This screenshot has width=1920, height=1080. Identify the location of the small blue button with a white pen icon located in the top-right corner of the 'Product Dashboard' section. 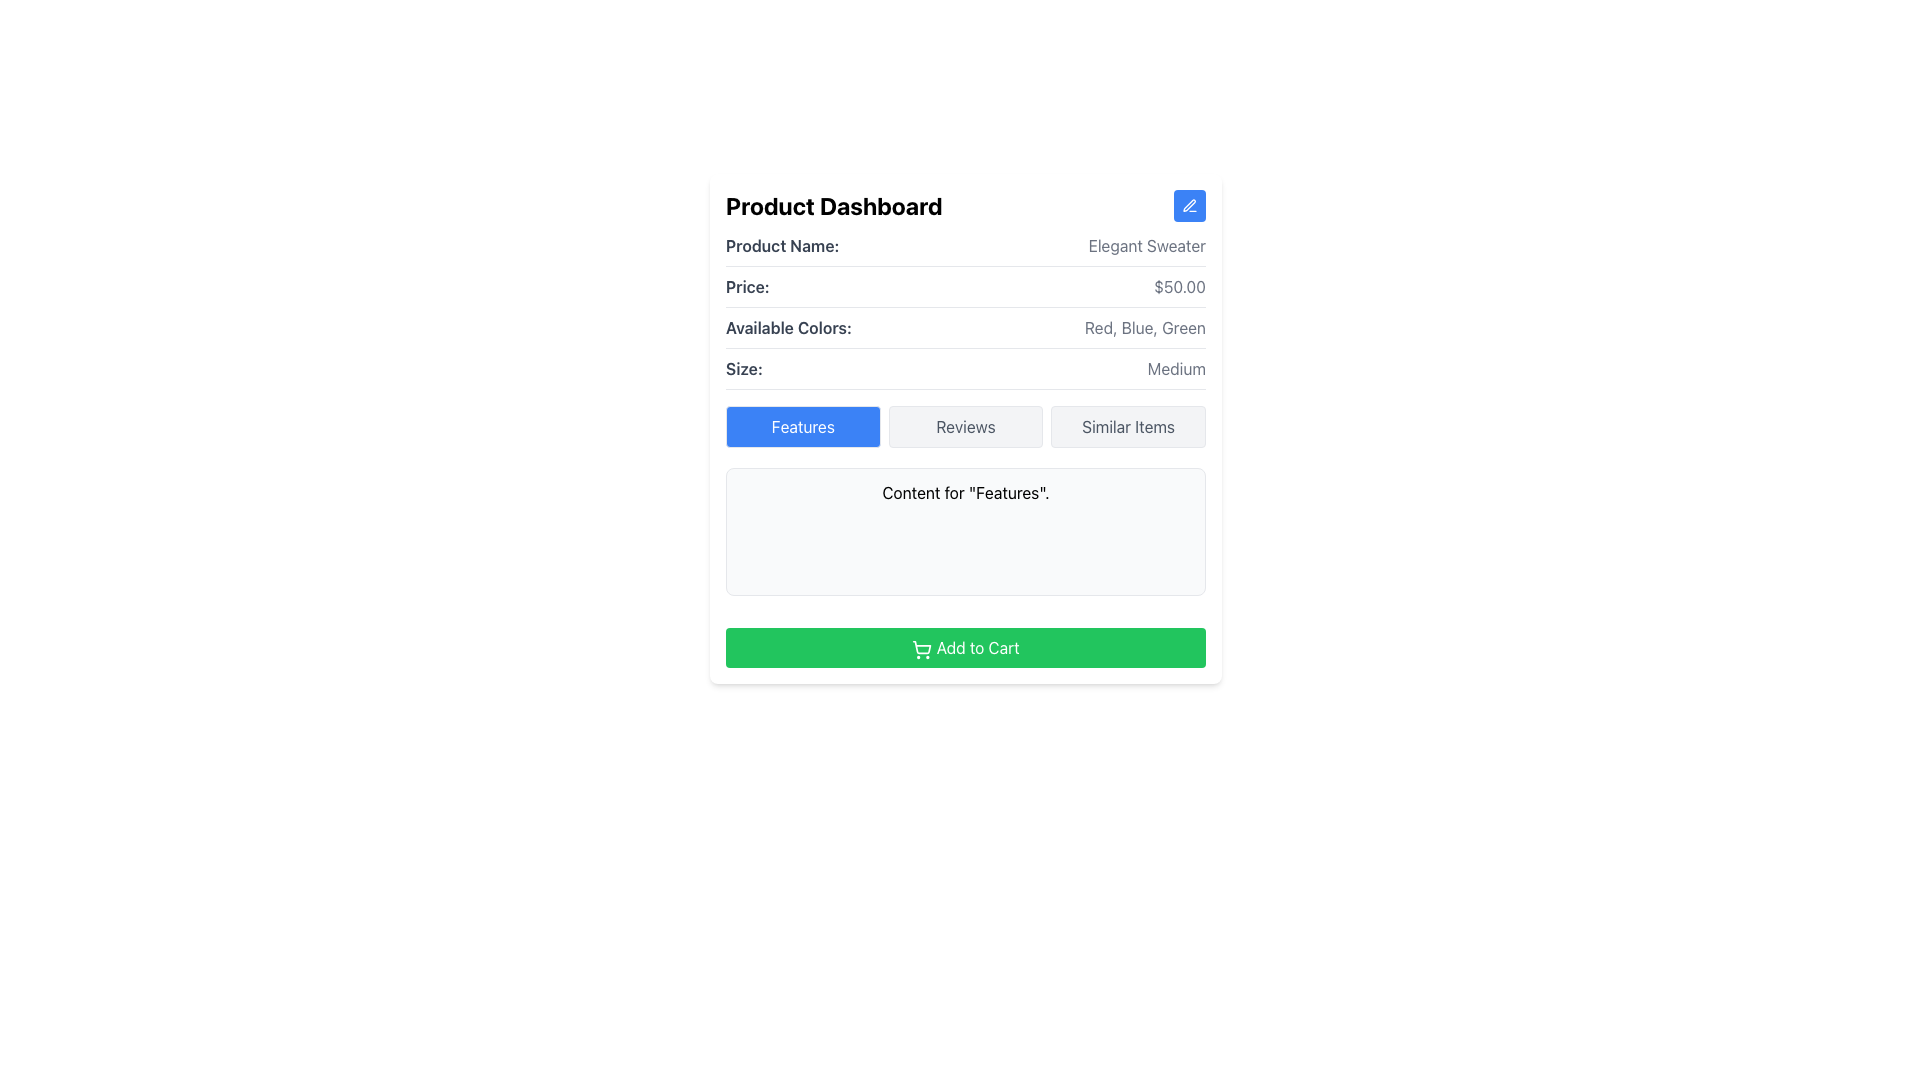
(1190, 205).